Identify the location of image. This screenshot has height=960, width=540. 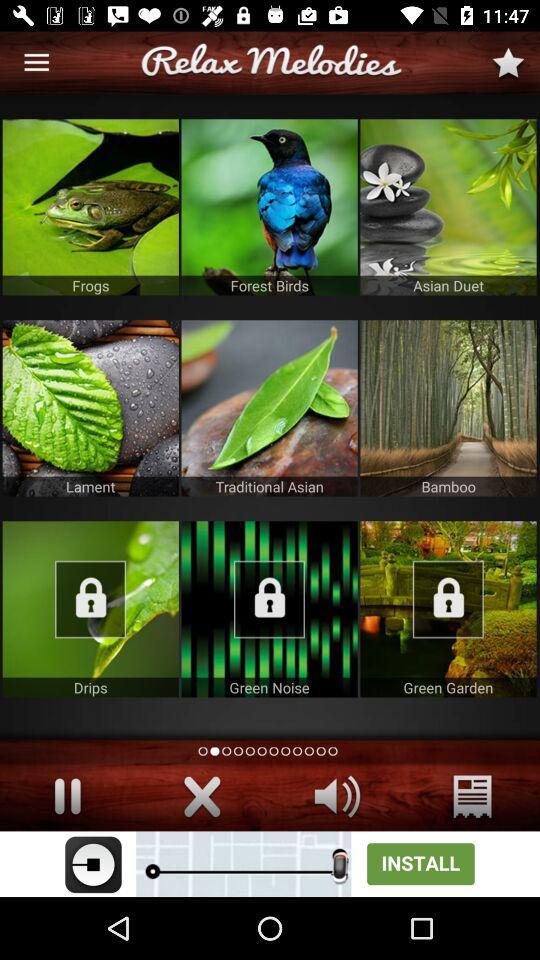
(269, 608).